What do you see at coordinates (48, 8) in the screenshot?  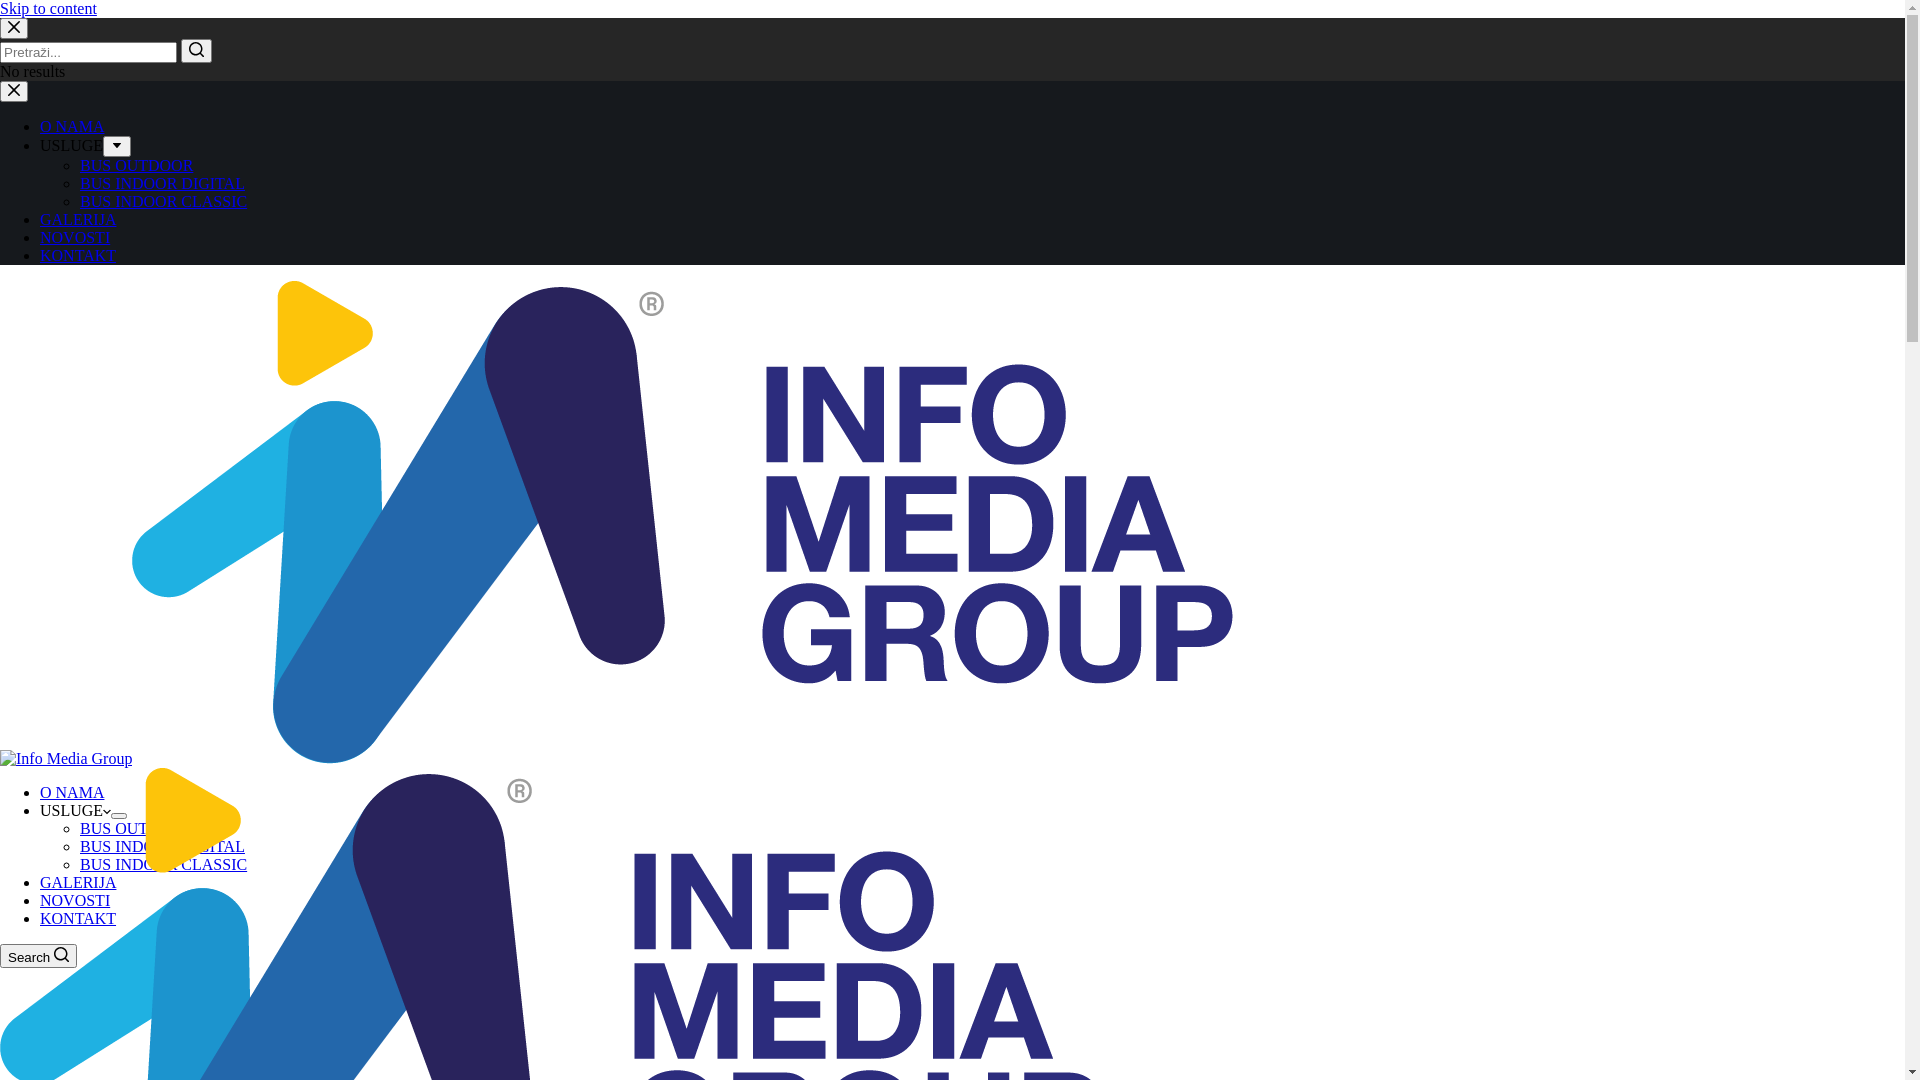 I see `'Skip to content'` at bounding box center [48, 8].